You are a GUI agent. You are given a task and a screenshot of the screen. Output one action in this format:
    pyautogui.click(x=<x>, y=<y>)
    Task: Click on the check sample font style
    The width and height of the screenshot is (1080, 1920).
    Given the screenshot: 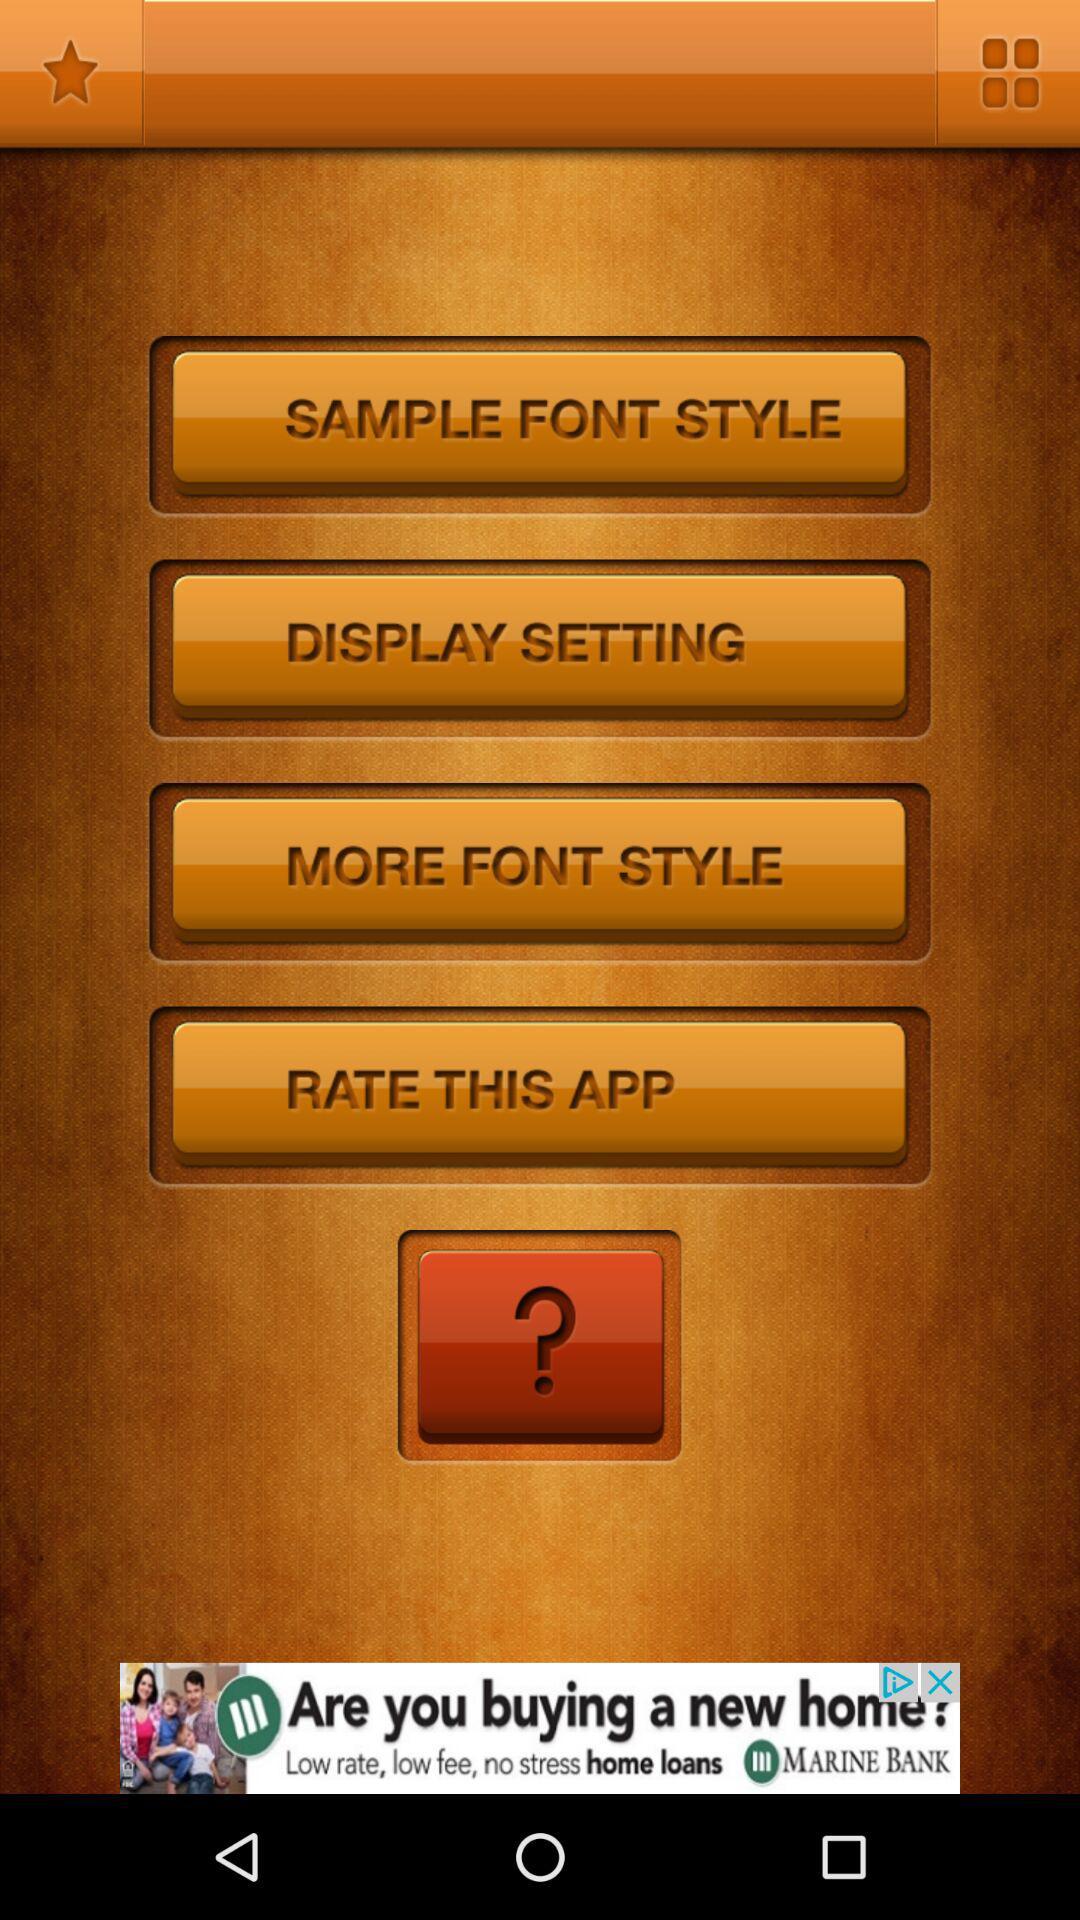 What is the action you would take?
    pyautogui.click(x=540, y=426)
    